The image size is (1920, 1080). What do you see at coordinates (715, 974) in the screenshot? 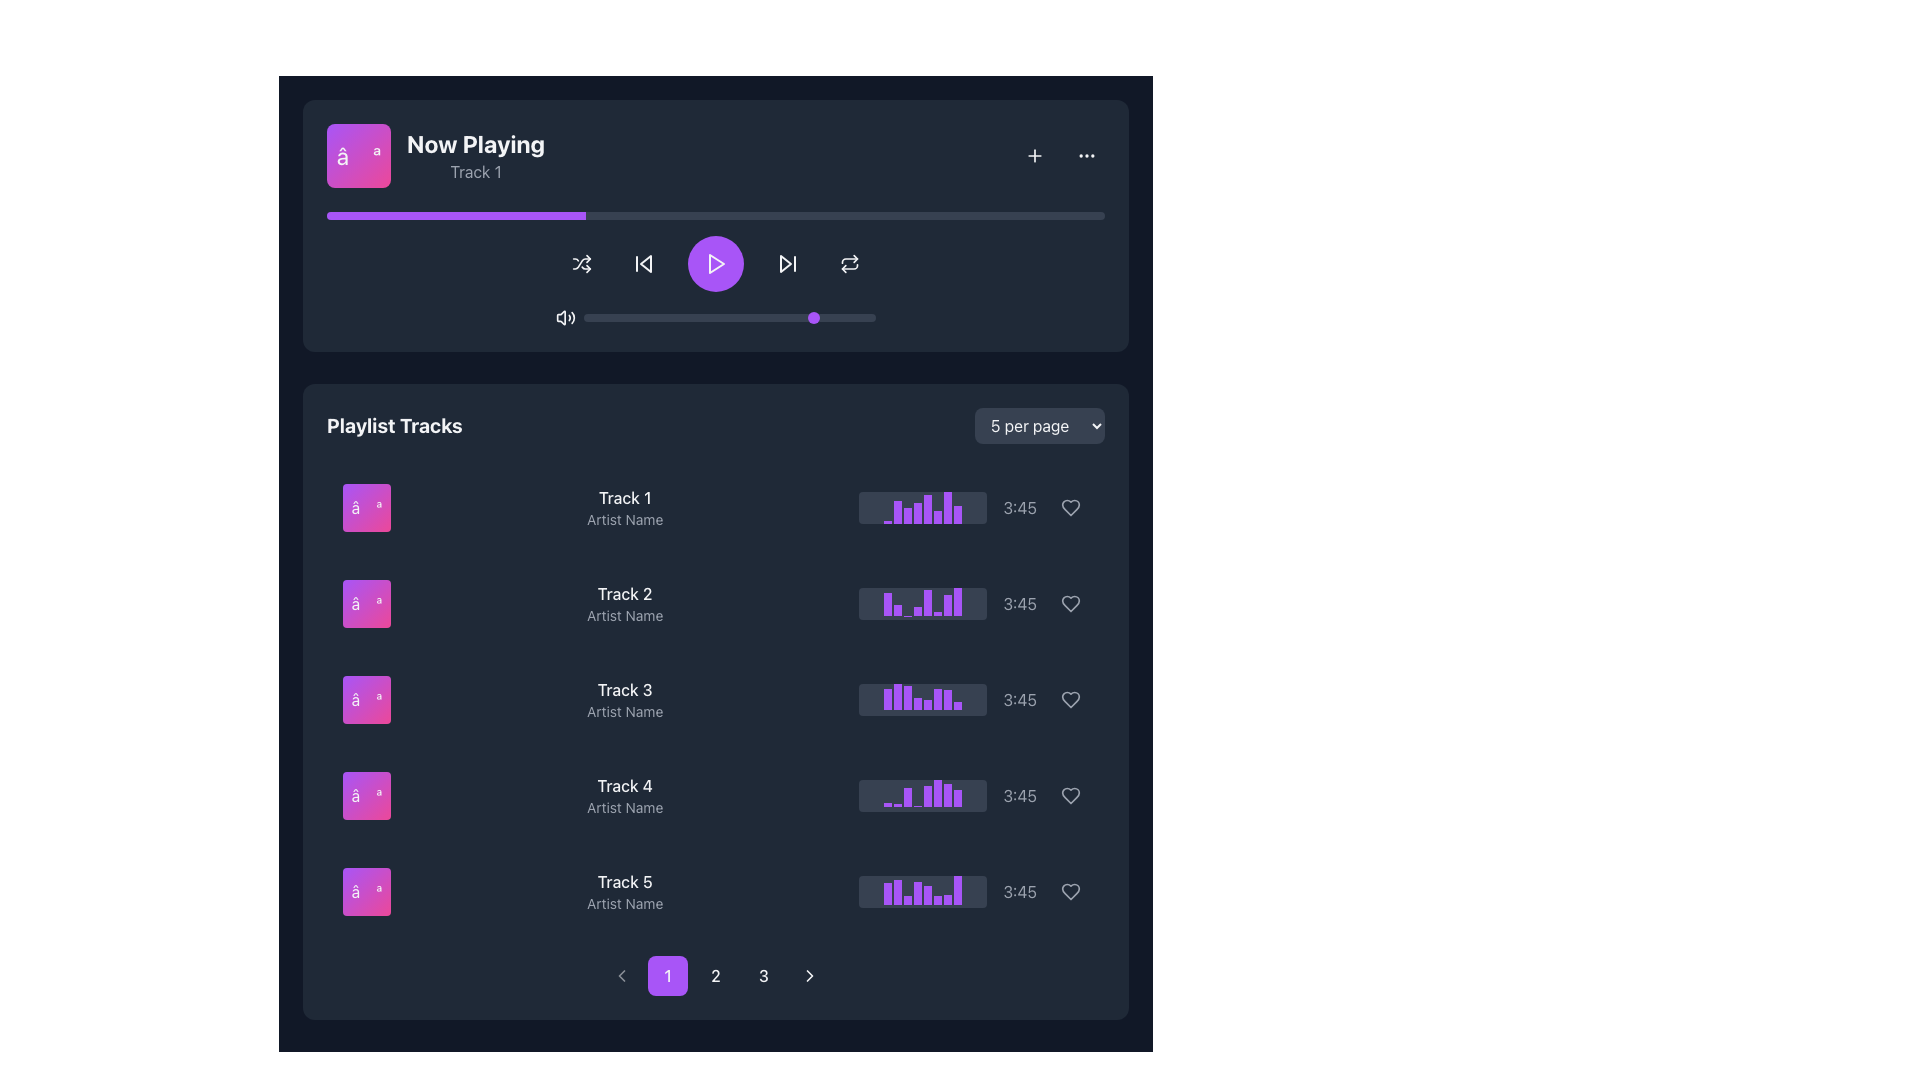
I see `the second button in the pagination section` at bounding box center [715, 974].